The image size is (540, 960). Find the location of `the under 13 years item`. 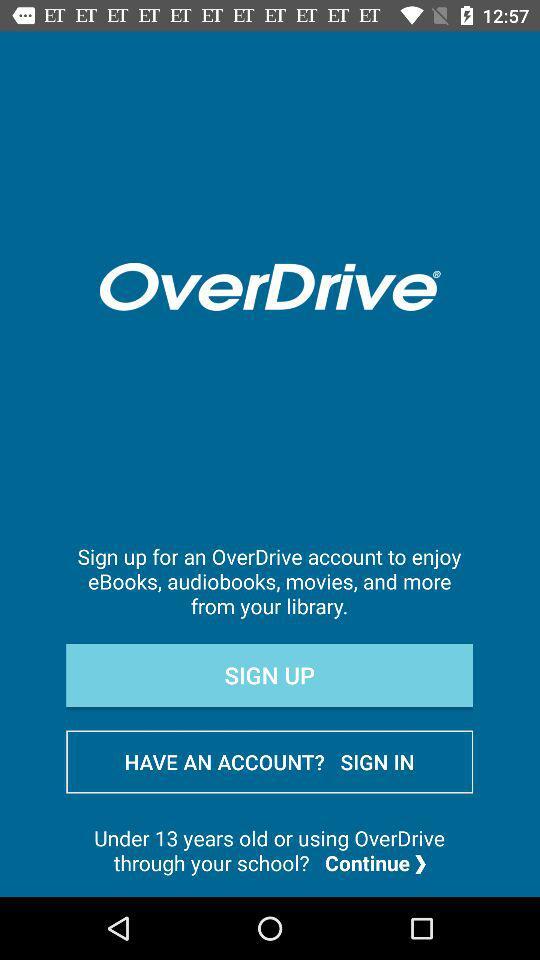

the under 13 years item is located at coordinates (269, 849).